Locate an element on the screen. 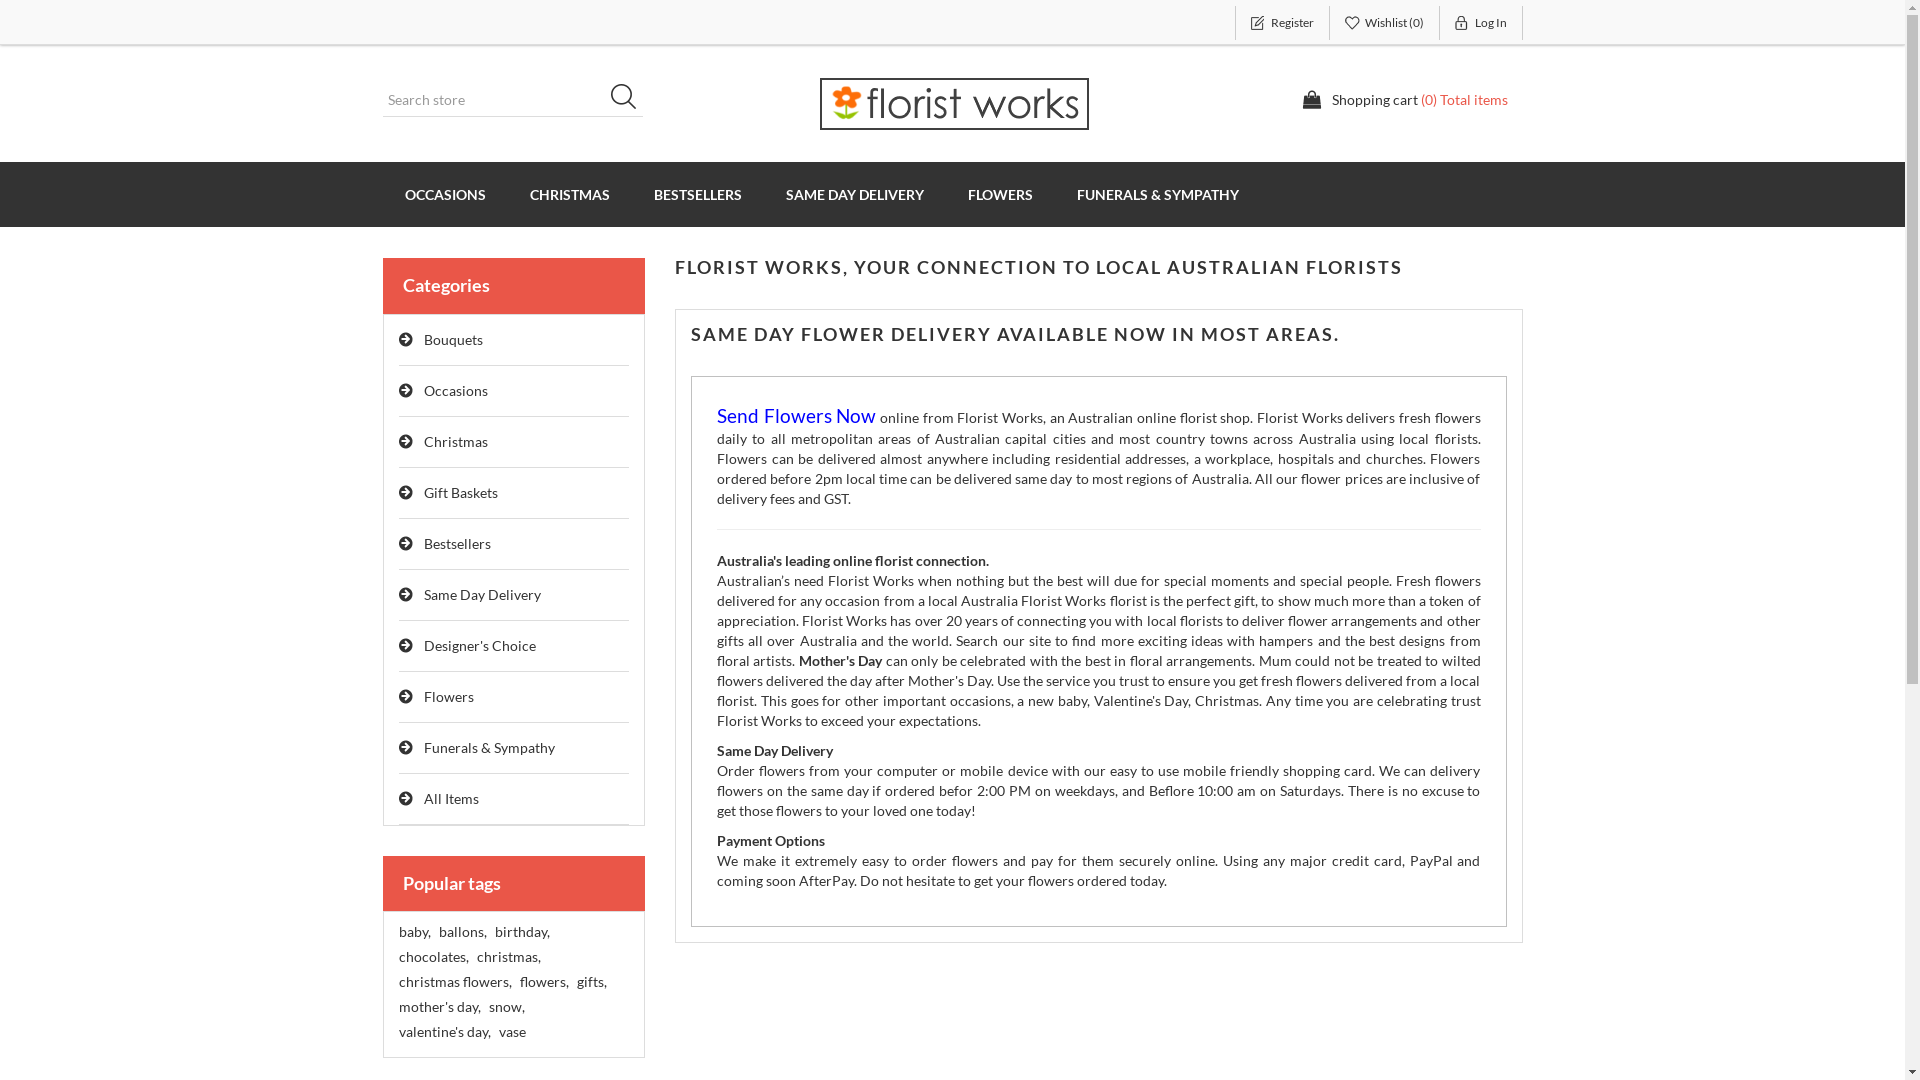  'BESTSELLERS' is located at coordinates (631, 194).